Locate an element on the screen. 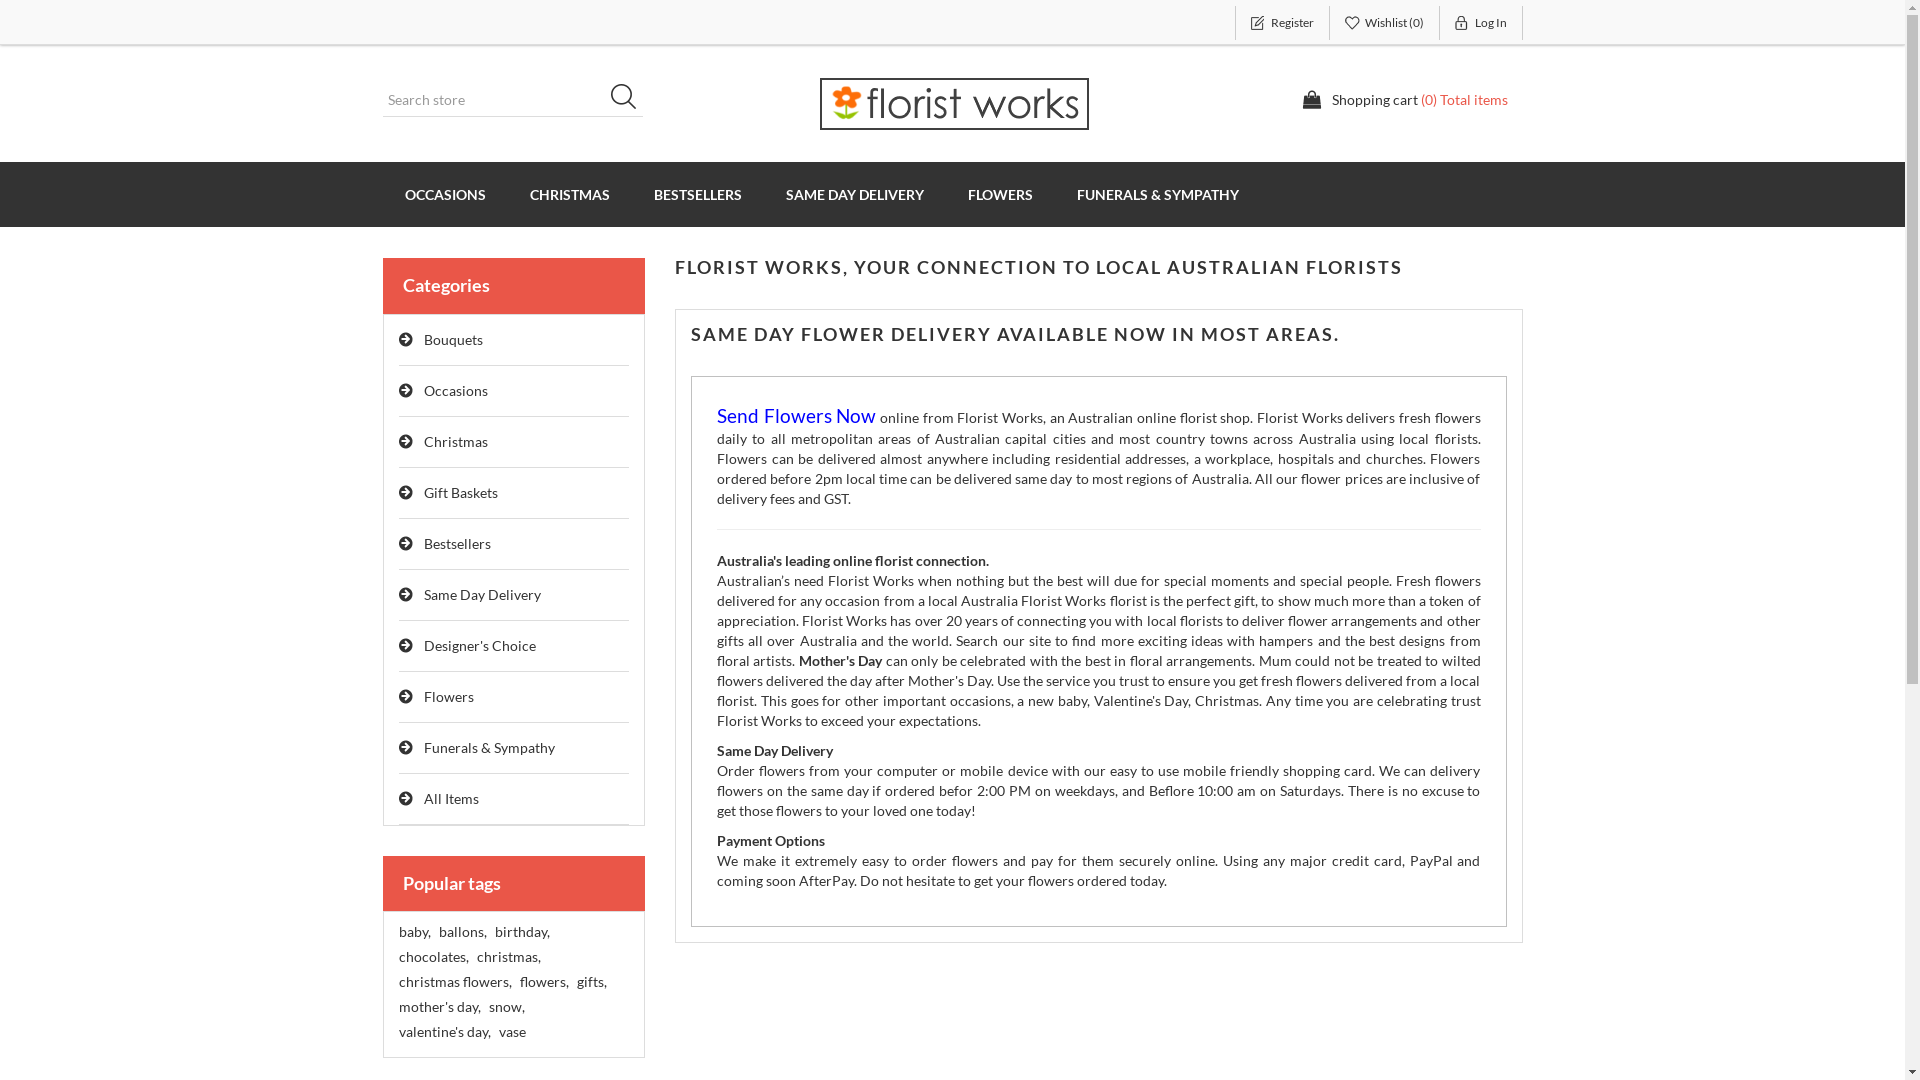  'BESTSELLERS' is located at coordinates (631, 194).